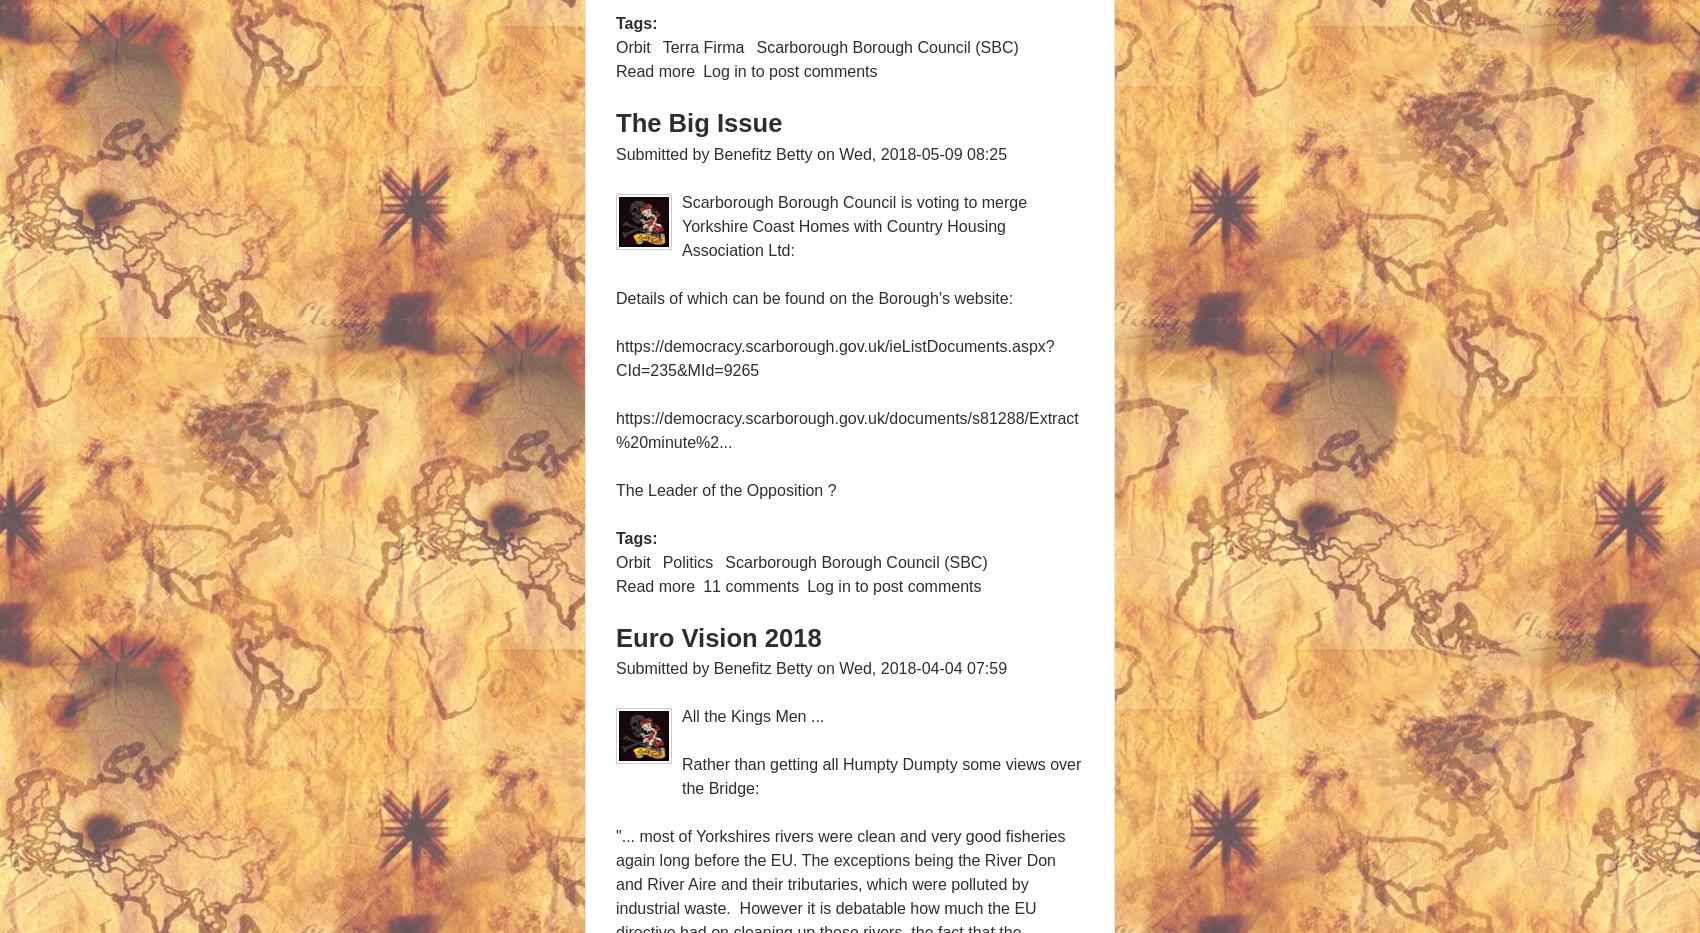 Image resolution: width=1700 pixels, height=933 pixels. What do you see at coordinates (837, 152) in the screenshot?
I see `'Wed, 2018-05-09 08:25'` at bounding box center [837, 152].